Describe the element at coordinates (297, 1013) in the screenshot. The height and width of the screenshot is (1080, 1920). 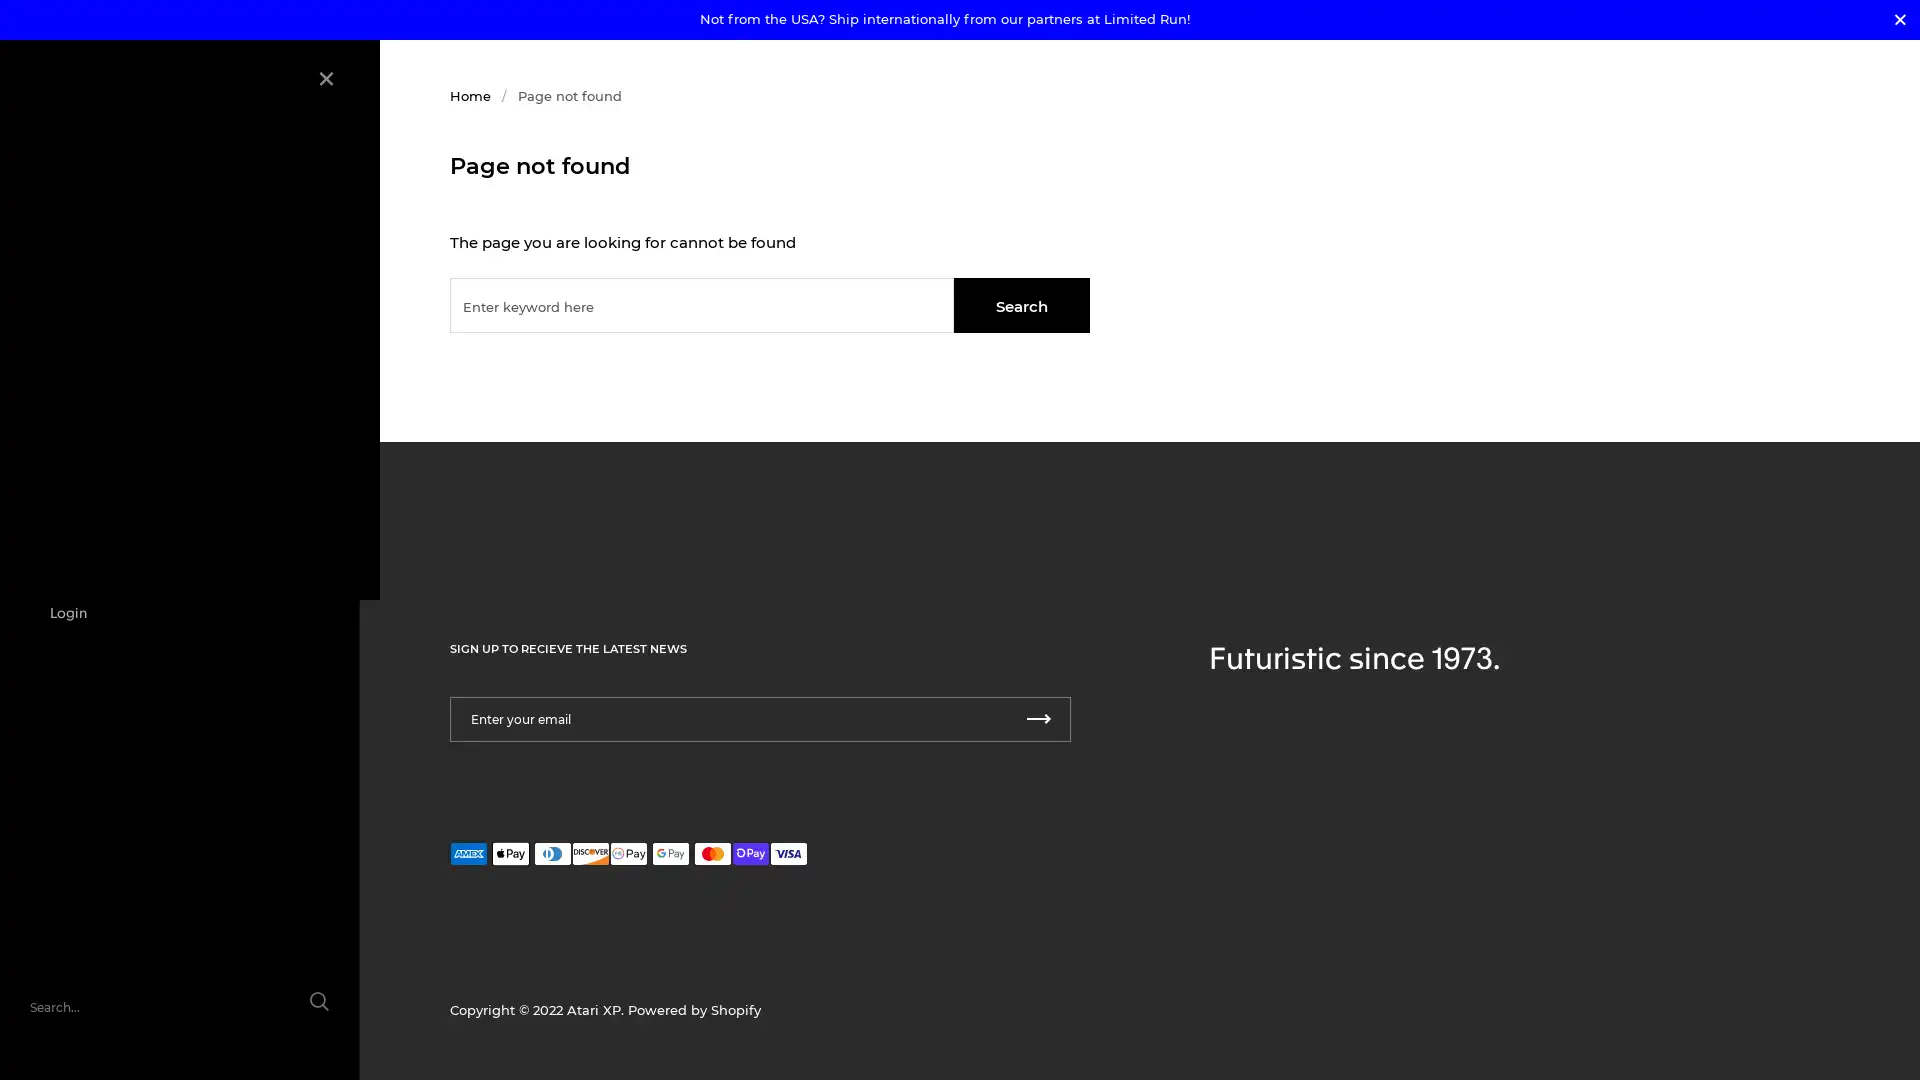
I see `Submit` at that location.